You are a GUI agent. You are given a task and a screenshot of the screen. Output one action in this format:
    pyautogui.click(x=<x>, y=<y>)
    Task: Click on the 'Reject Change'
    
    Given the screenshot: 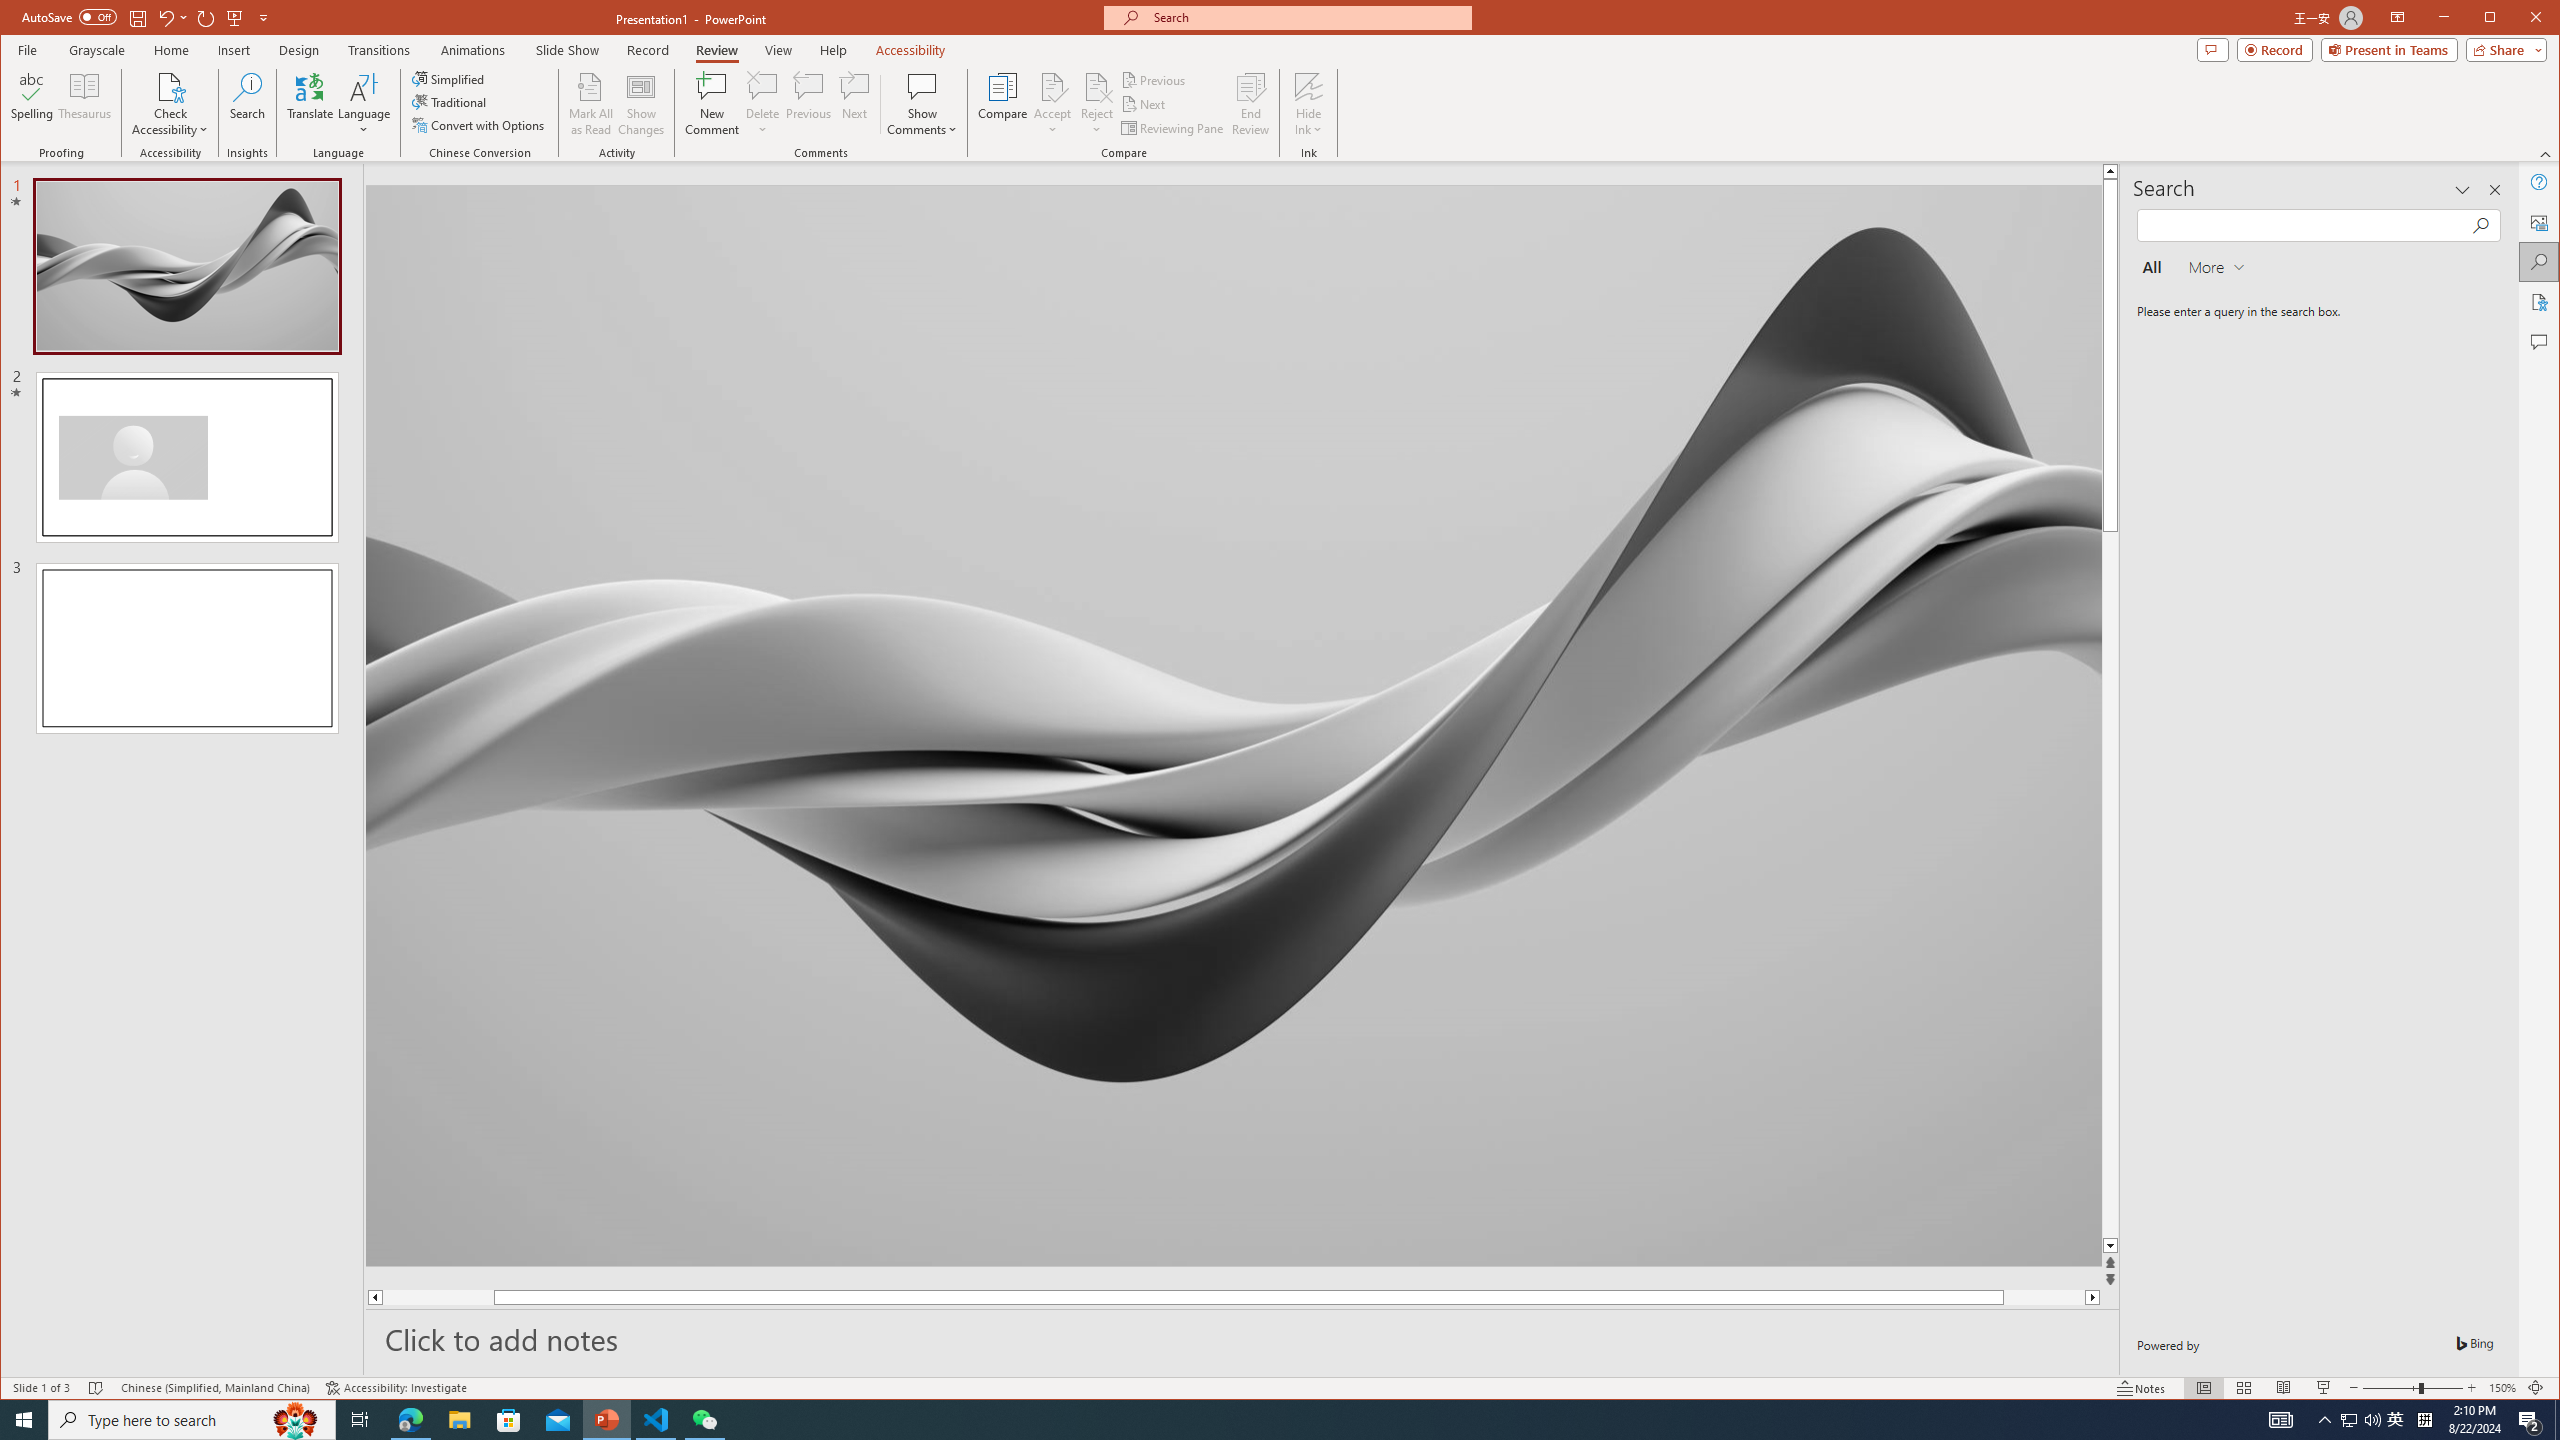 What is the action you would take?
    pyautogui.click(x=1096, y=85)
    